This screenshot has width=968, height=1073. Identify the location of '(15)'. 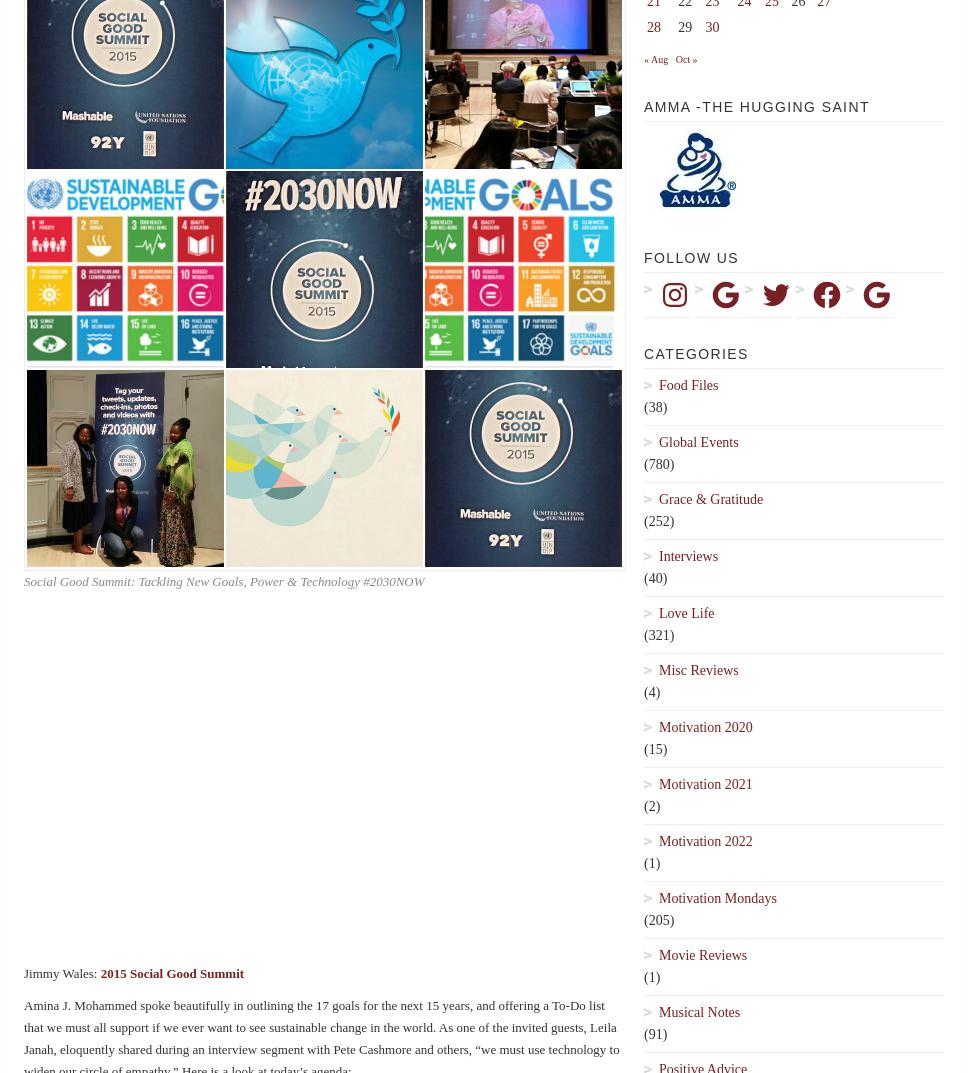
(655, 748).